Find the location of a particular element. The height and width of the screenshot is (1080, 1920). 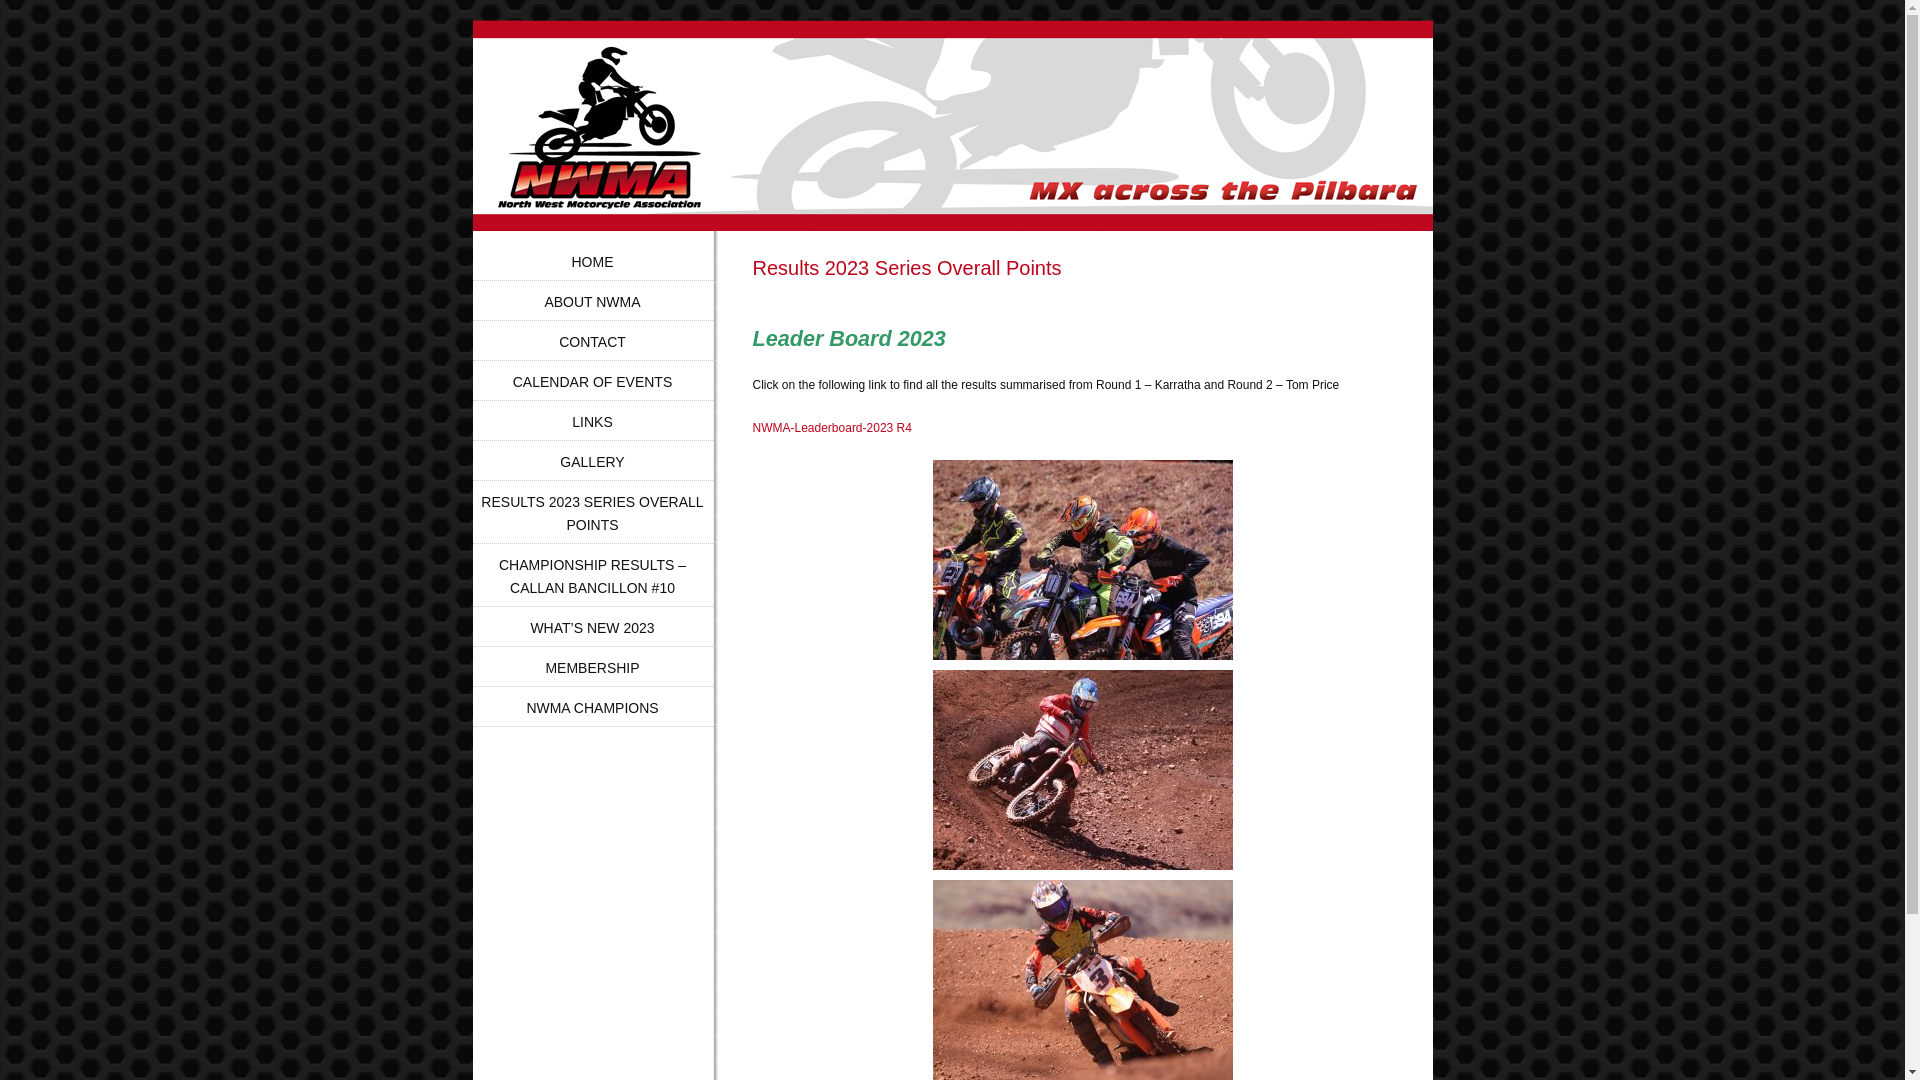

'NWMA CHAMPIONS' is located at coordinates (526, 707).